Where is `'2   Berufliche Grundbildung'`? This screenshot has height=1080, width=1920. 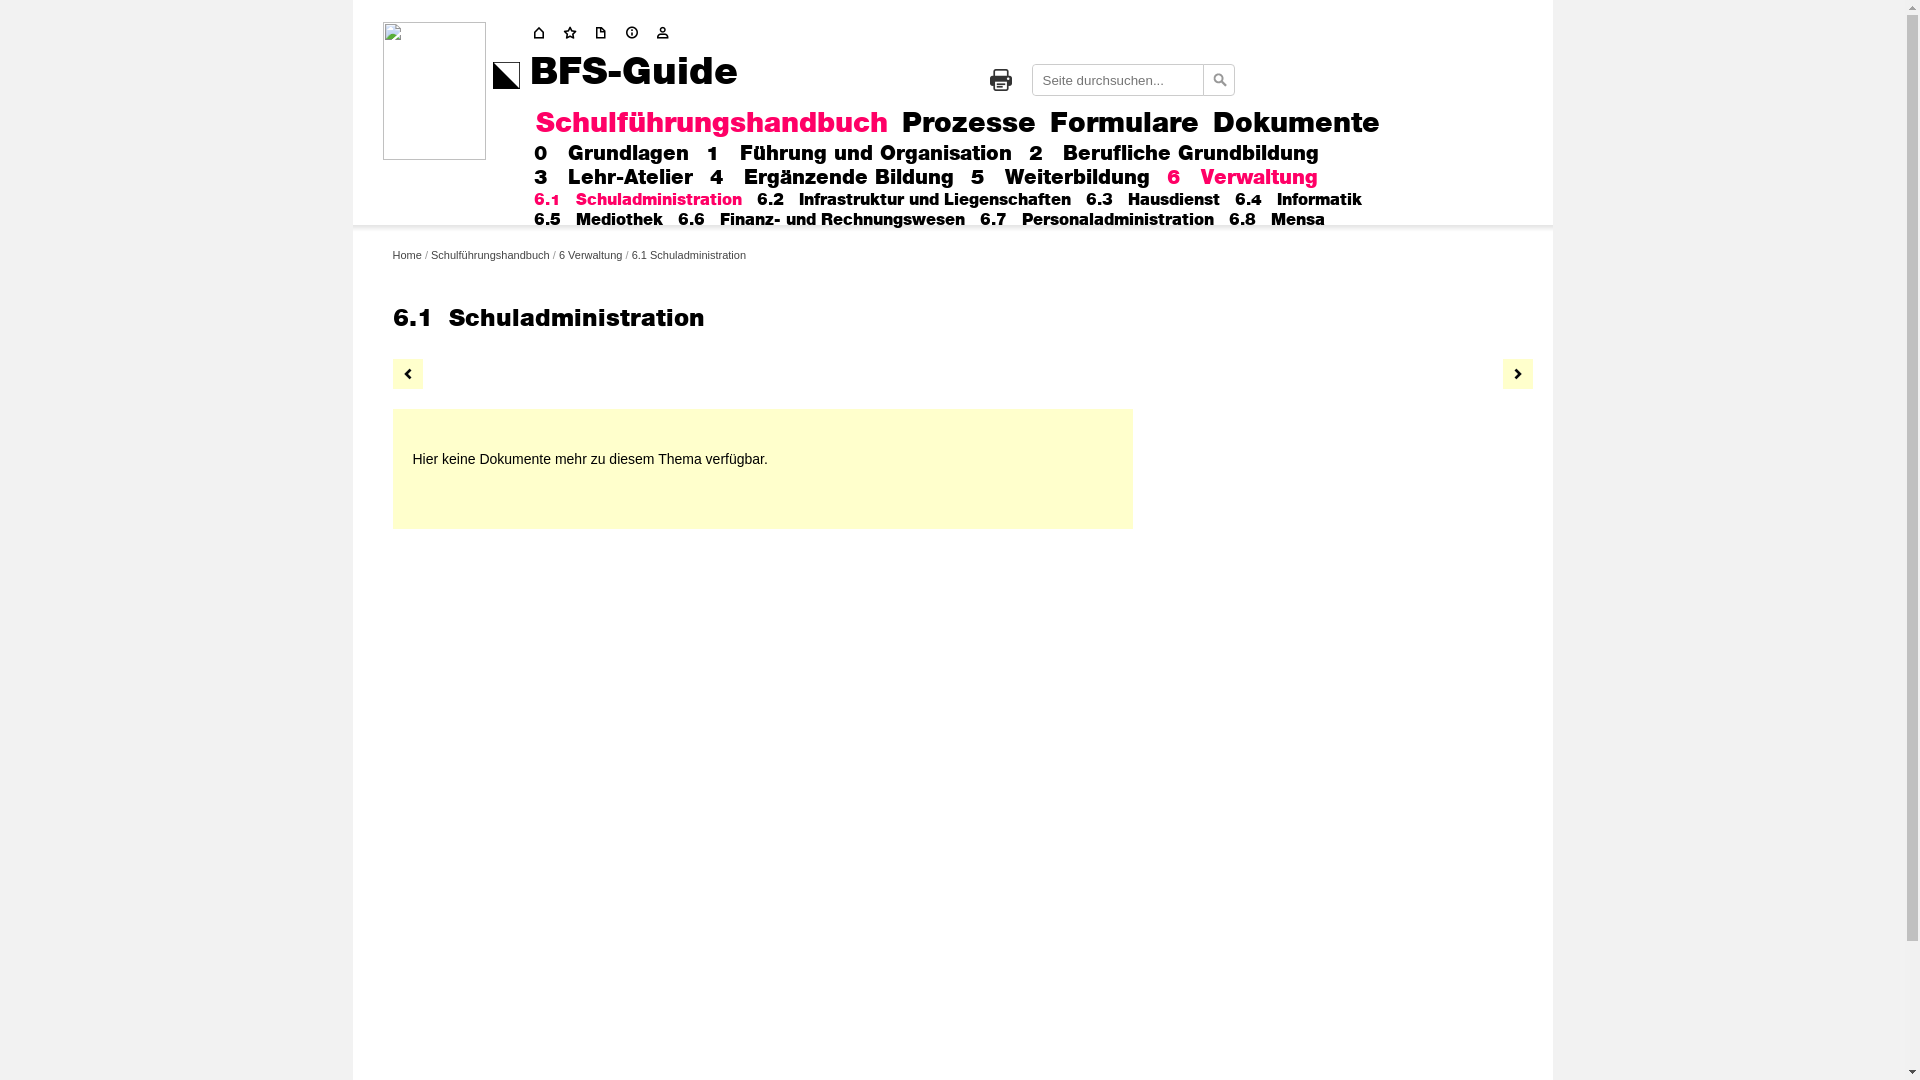 '2   Berufliche Grundbildung' is located at coordinates (1172, 153).